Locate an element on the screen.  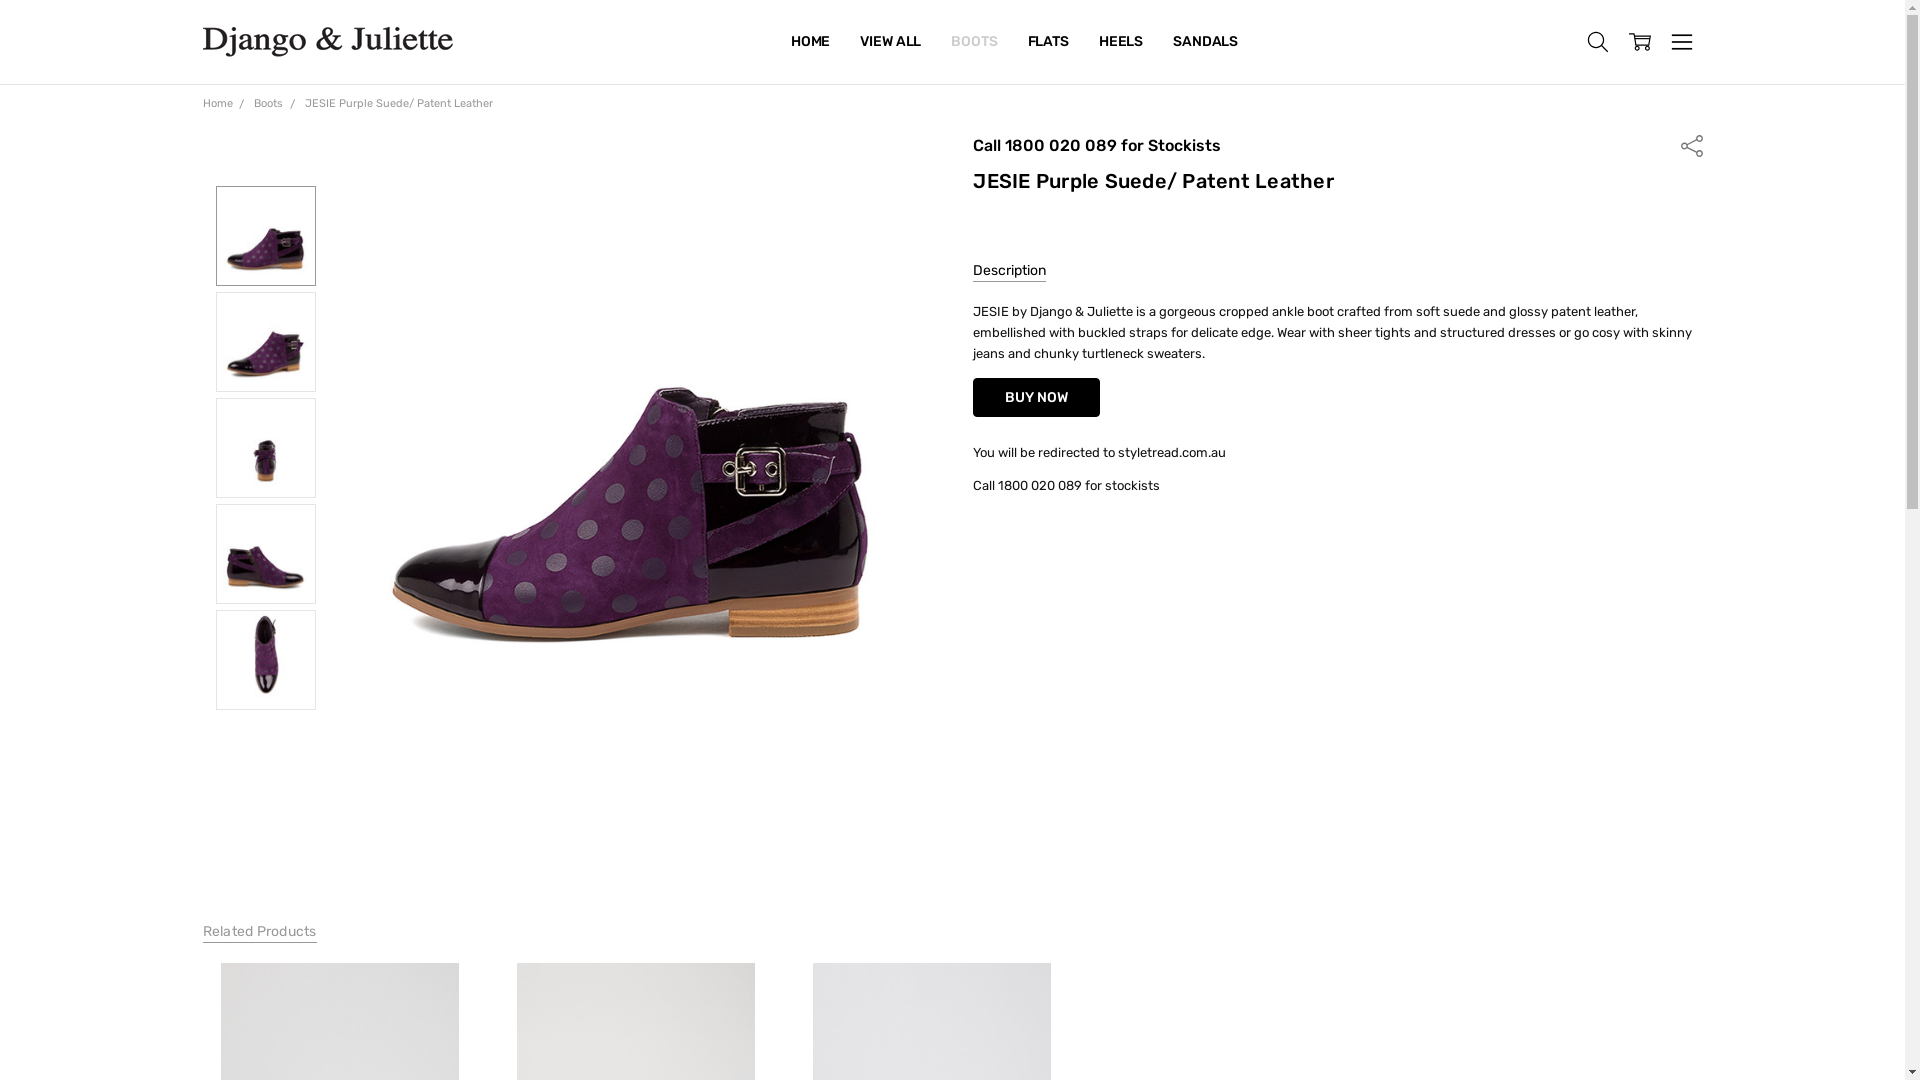
'PRIVACY POLICY' is located at coordinates (845, 42).